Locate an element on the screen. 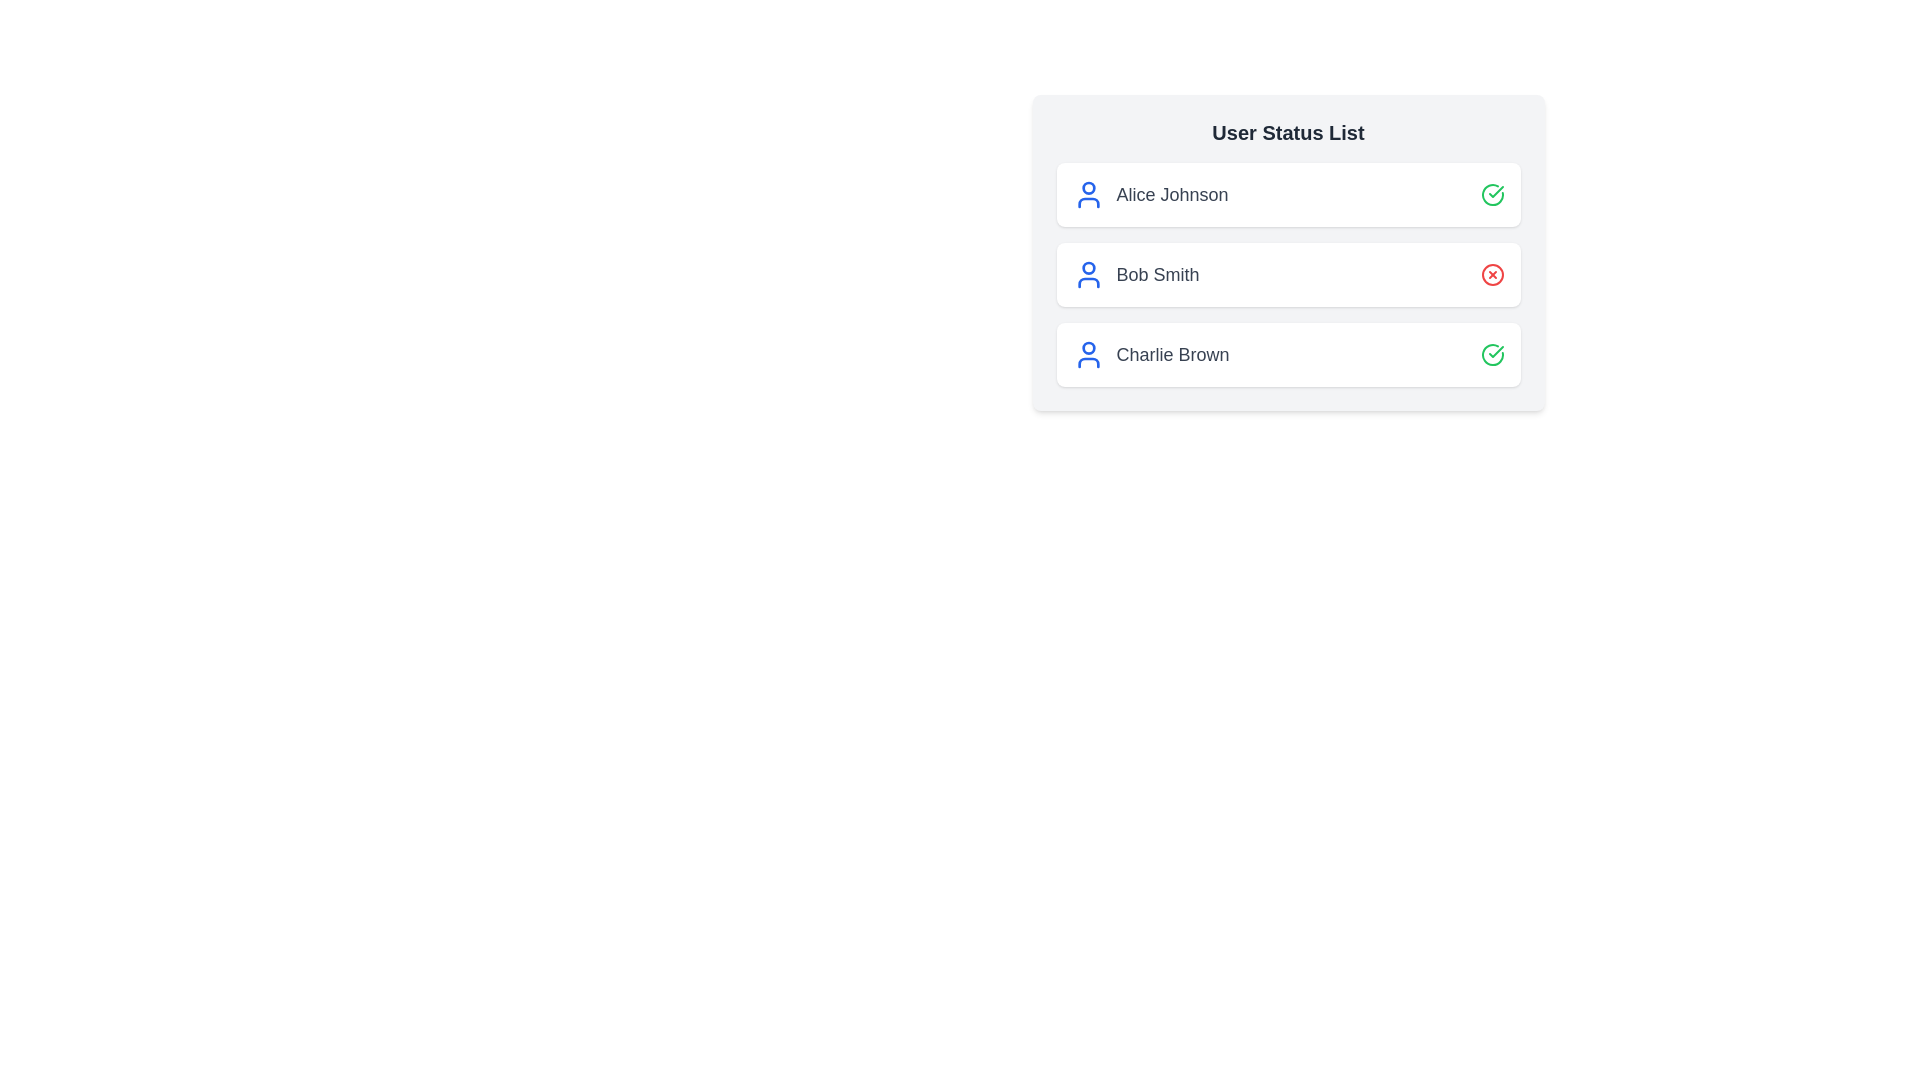 The image size is (1920, 1080). the status icon for Bob Smith is located at coordinates (1492, 274).